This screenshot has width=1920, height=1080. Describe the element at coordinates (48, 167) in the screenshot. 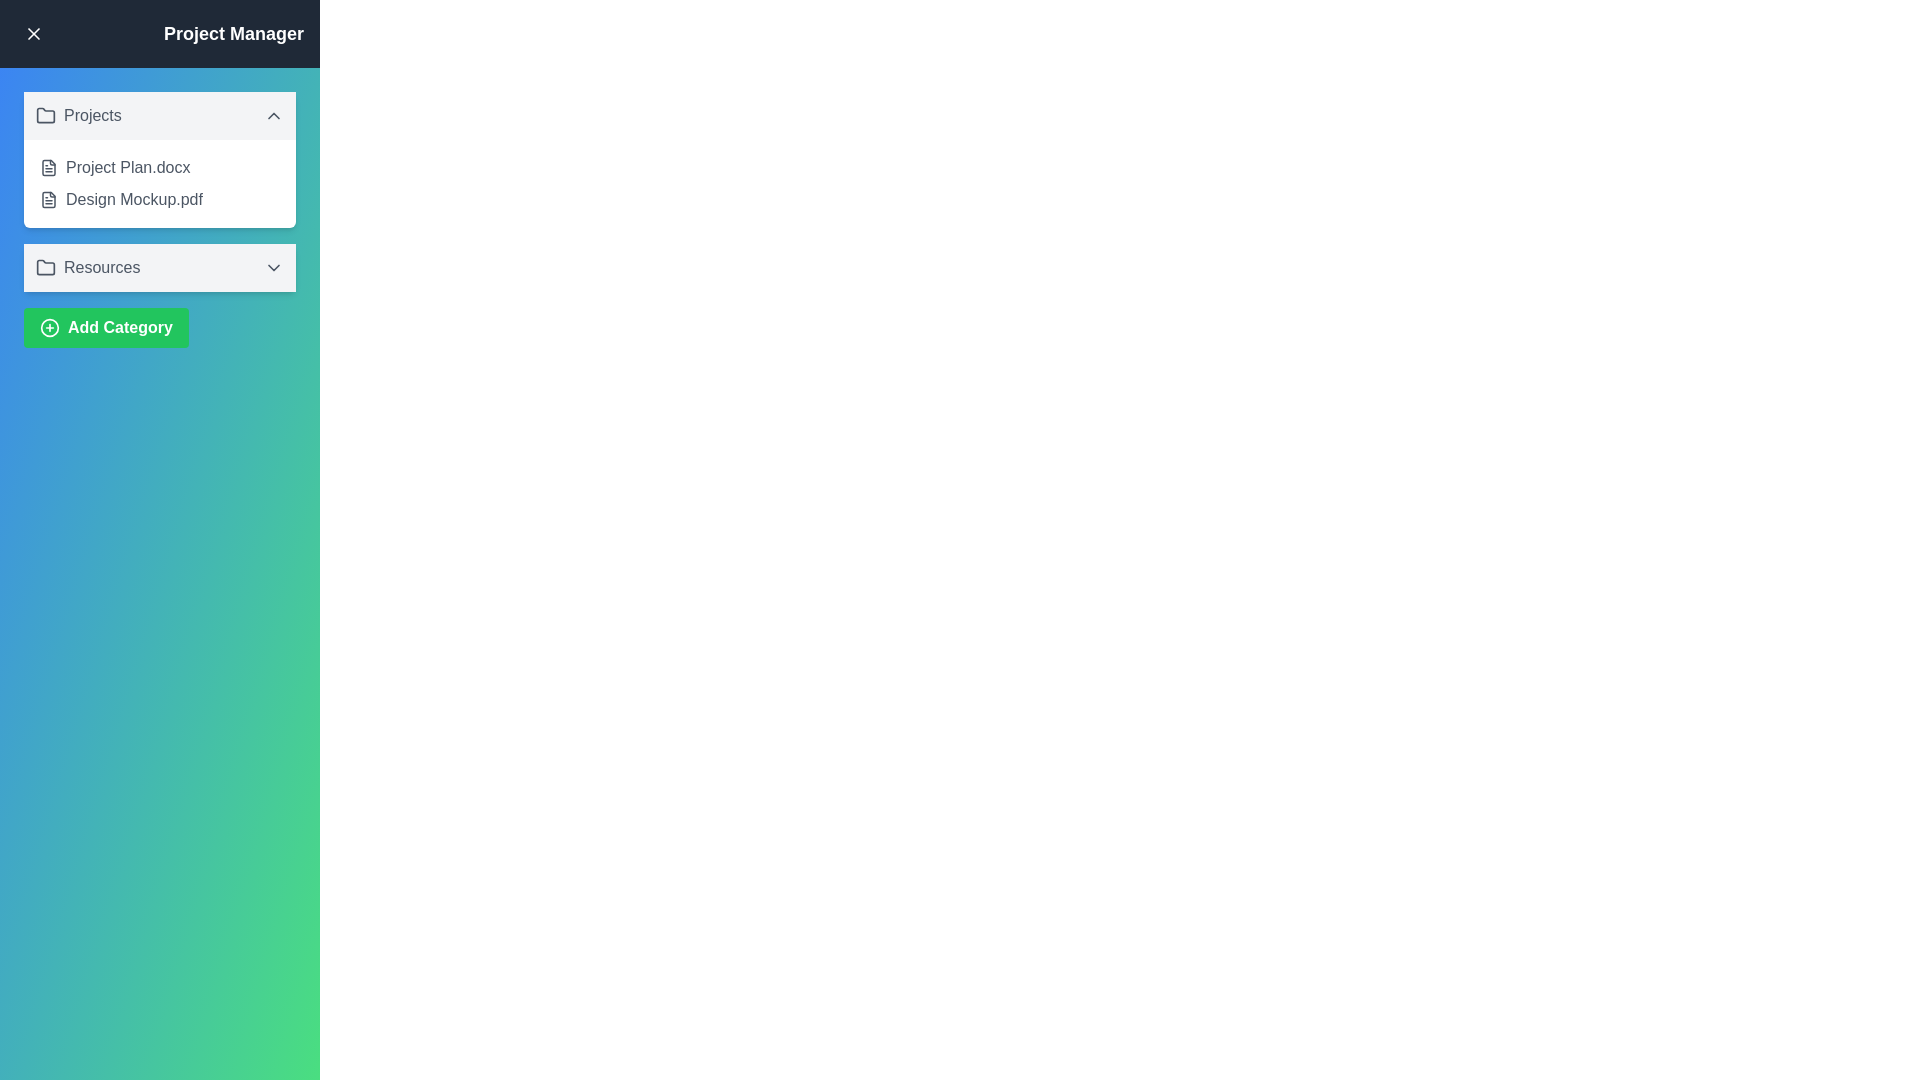

I see `the SVG icon representing a file with a textual content depiction, which is located to the far left of the text labeled 'Project Plan.docx'` at that location.